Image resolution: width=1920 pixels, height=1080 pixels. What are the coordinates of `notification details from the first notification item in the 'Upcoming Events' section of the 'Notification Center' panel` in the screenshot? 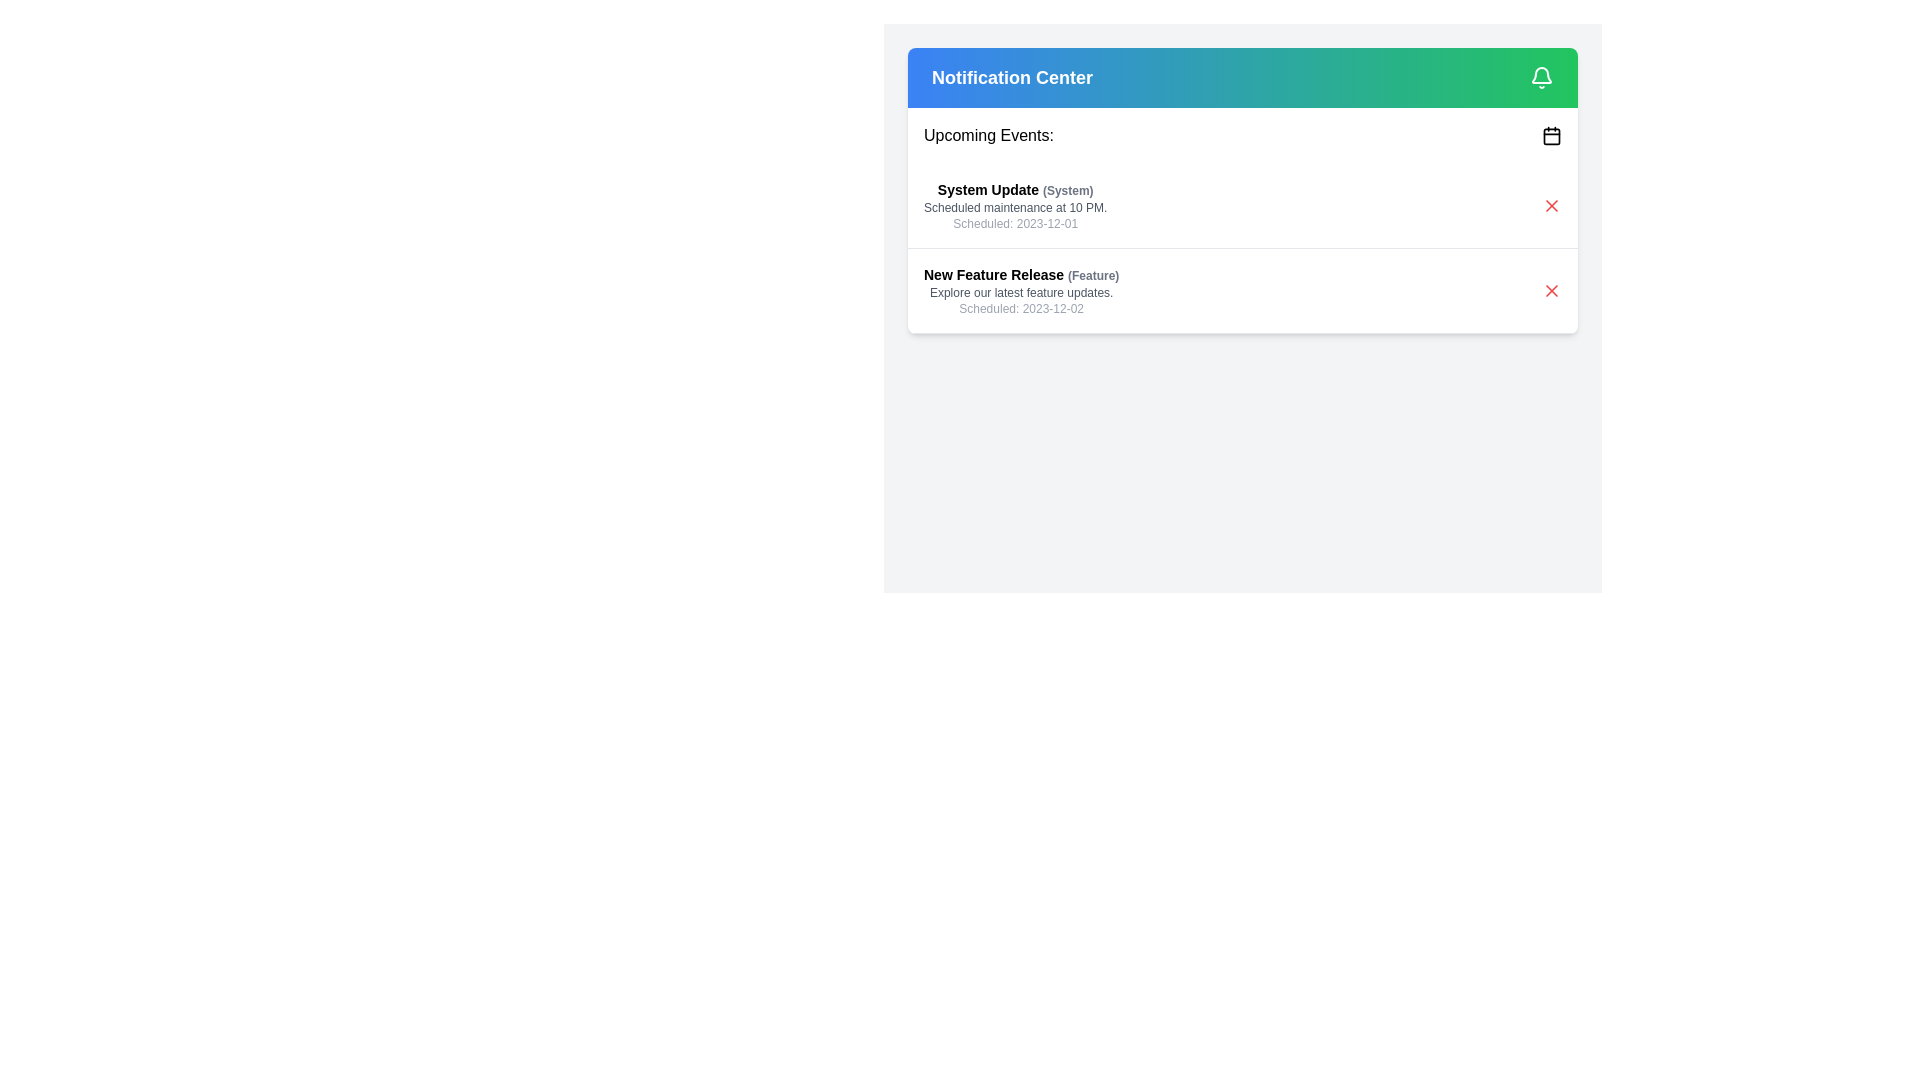 It's located at (1242, 206).